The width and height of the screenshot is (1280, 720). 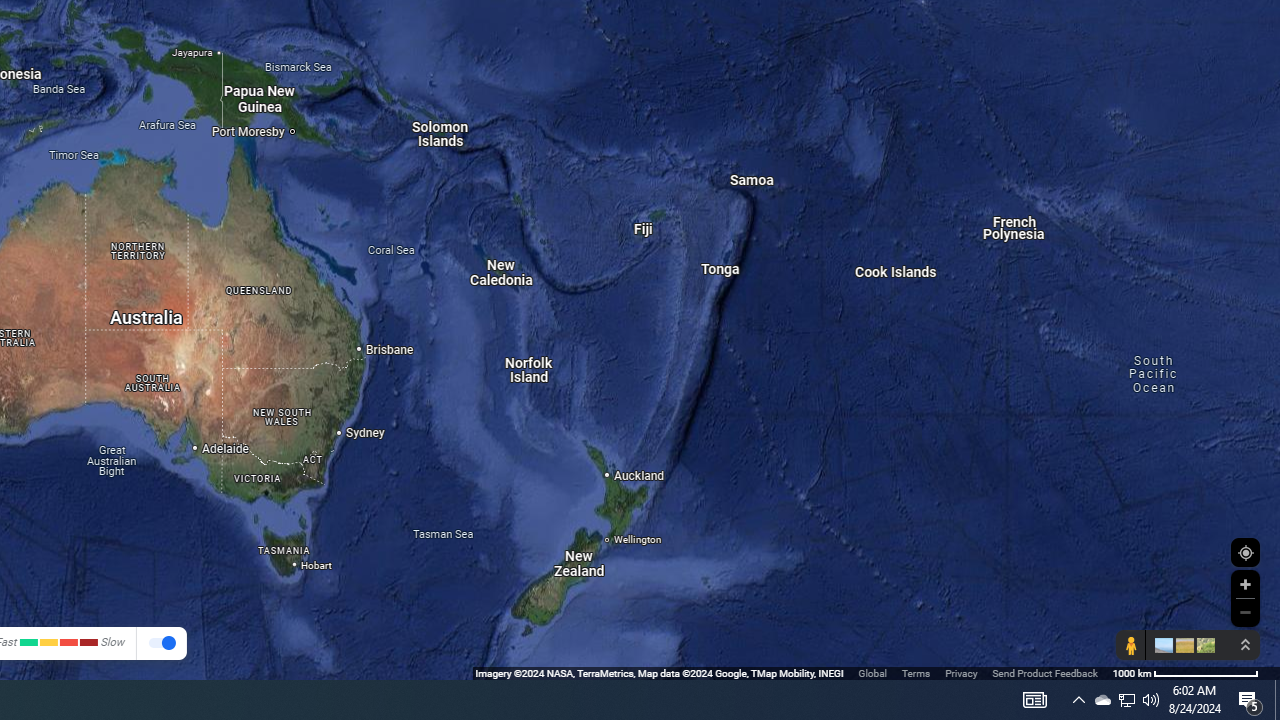 I want to click on 'Global', so click(x=872, y=673).